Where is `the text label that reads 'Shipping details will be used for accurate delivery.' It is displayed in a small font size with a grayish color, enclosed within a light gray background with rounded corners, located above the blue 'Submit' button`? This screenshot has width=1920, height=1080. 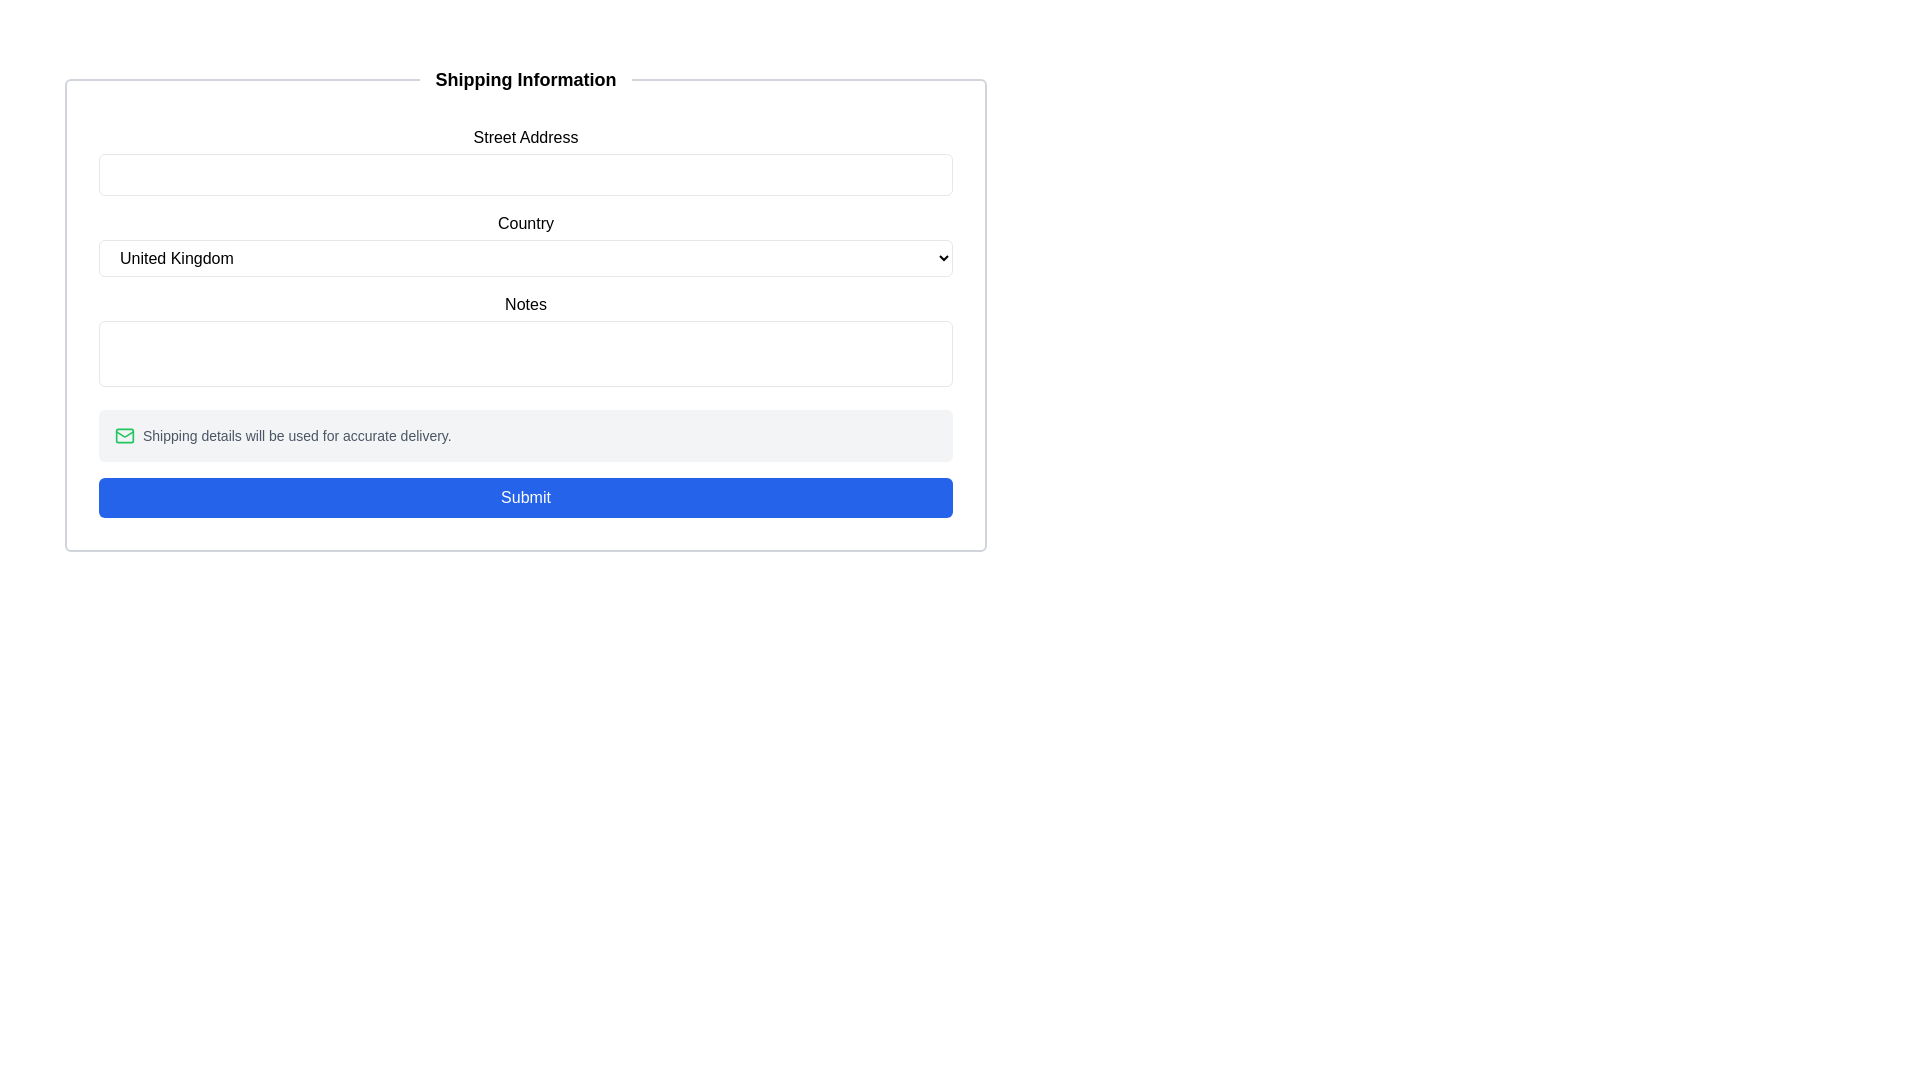
the text label that reads 'Shipping details will be used for accurate delivery.' It is displayed in a small font size with a grayish color, enclosed within a light gray background with rounded corners, located above the blue 'Submit' button is located at coordinates (296, 434).